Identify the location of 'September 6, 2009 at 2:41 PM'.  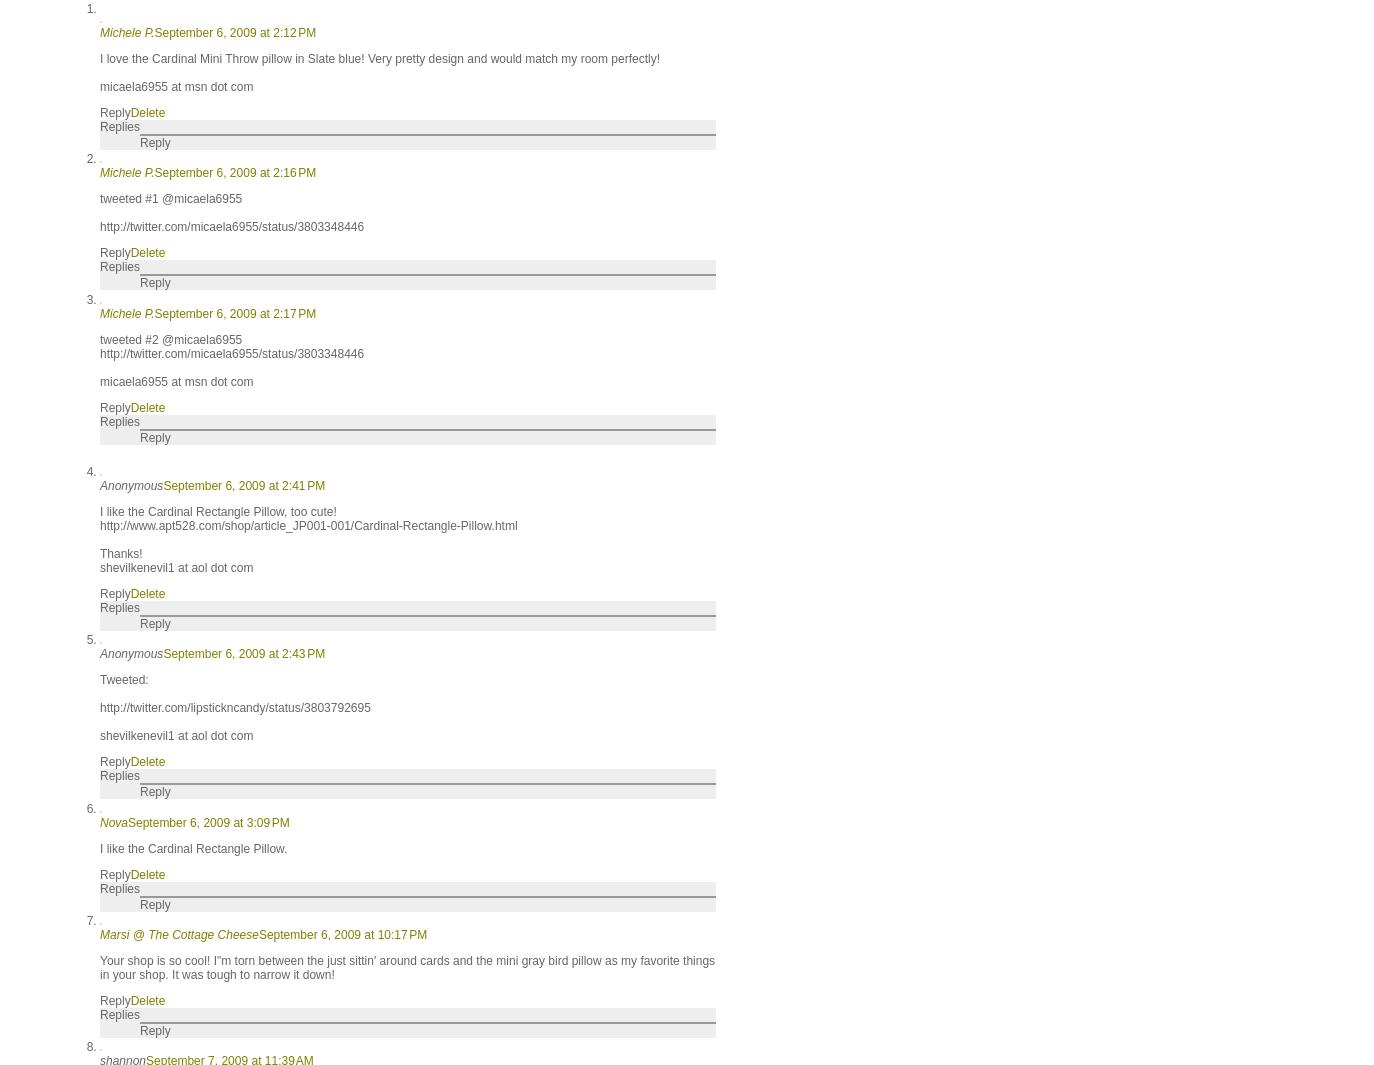
(243, 484).